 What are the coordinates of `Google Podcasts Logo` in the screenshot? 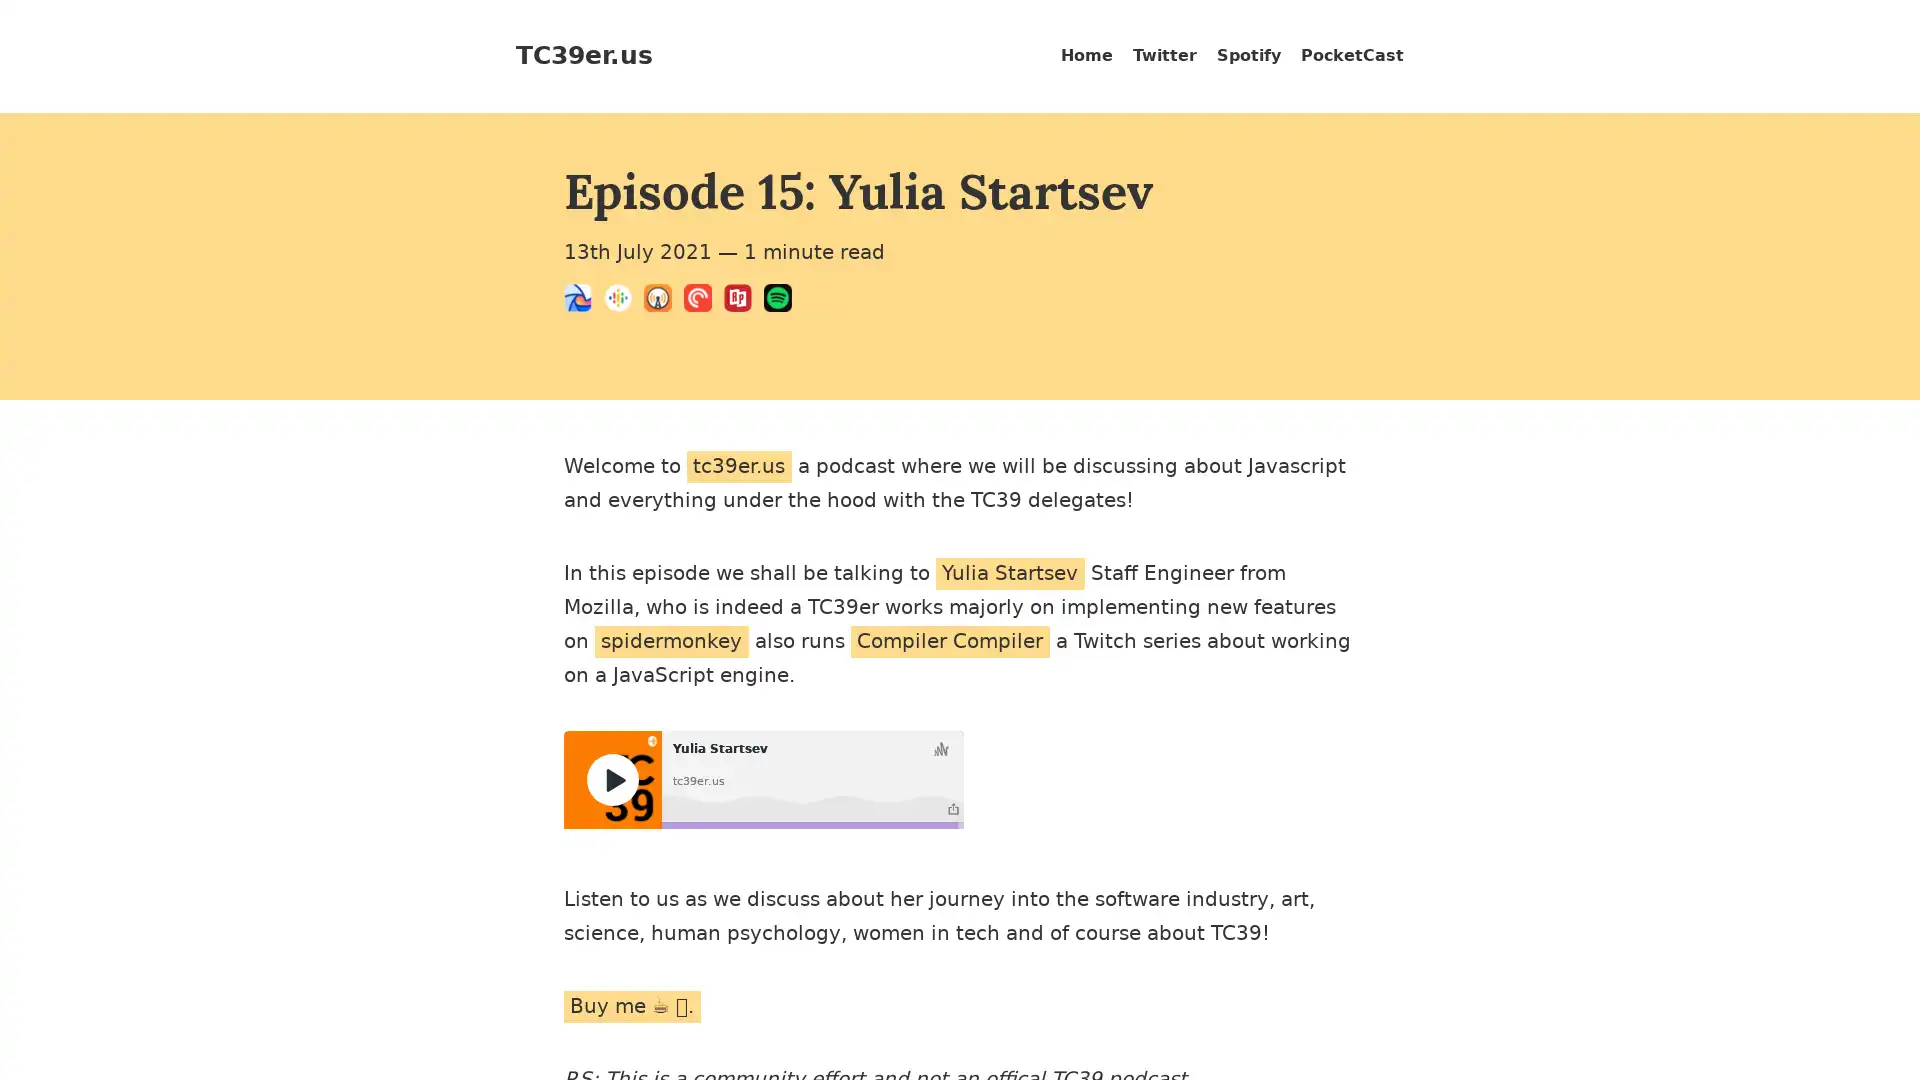 It's located at (623, 301).